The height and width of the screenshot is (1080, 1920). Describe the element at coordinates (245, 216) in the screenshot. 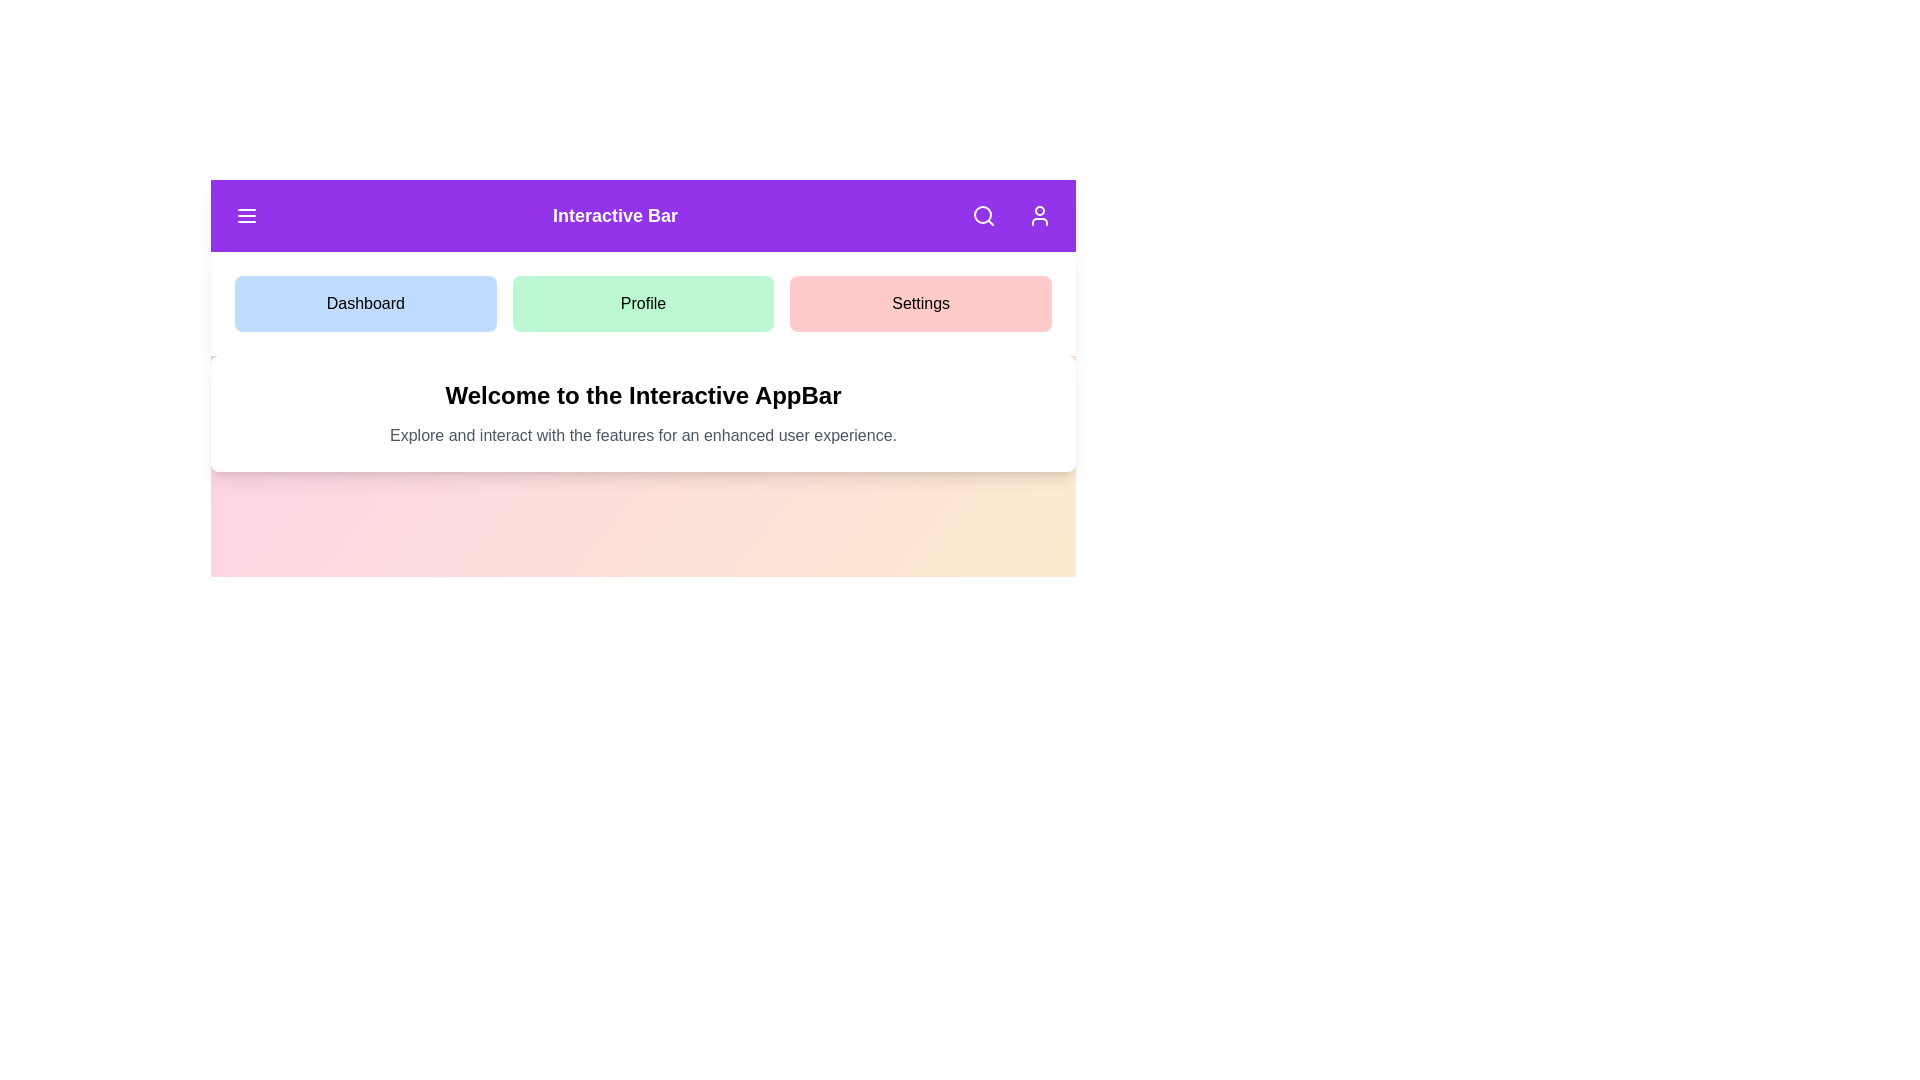

I see `the menu icon to toggle the visibility of the menu` at that location.